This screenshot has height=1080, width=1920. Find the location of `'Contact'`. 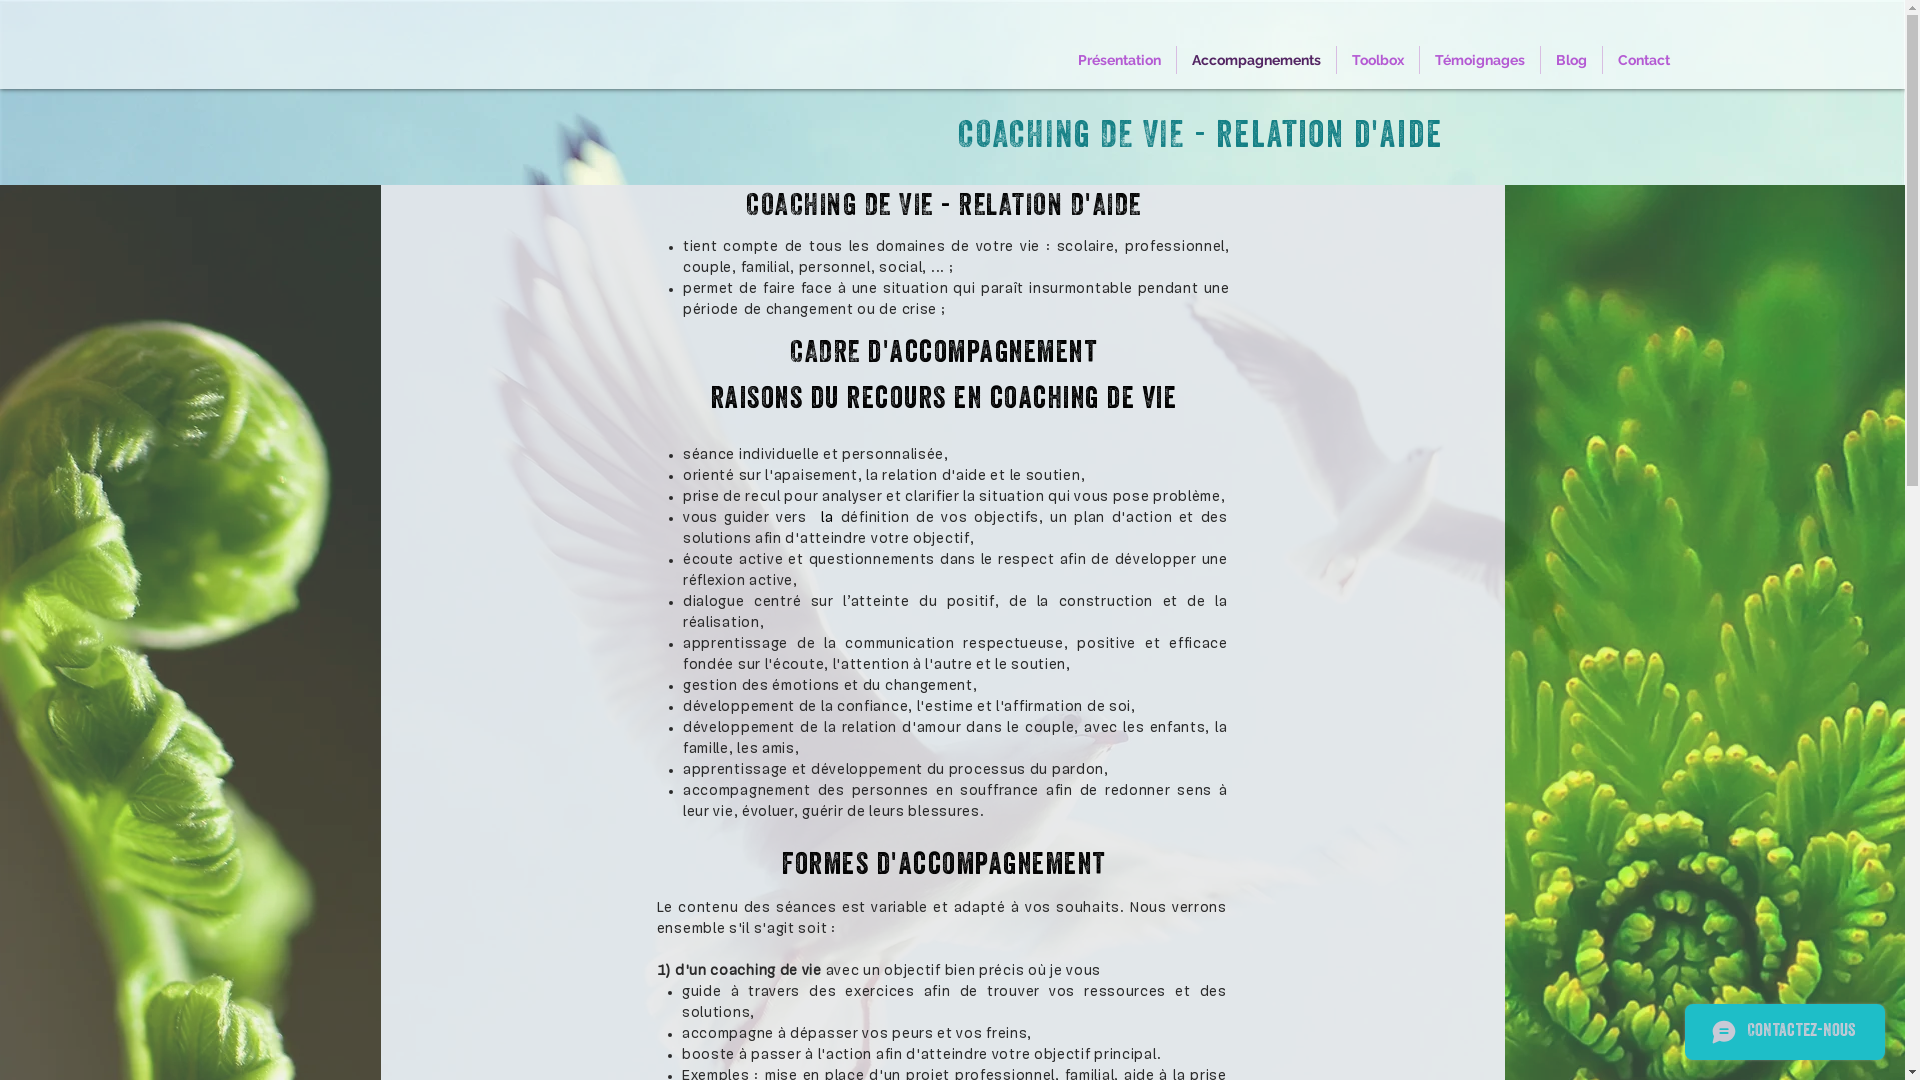

'Contact' is located at coordinates (1643, 59).